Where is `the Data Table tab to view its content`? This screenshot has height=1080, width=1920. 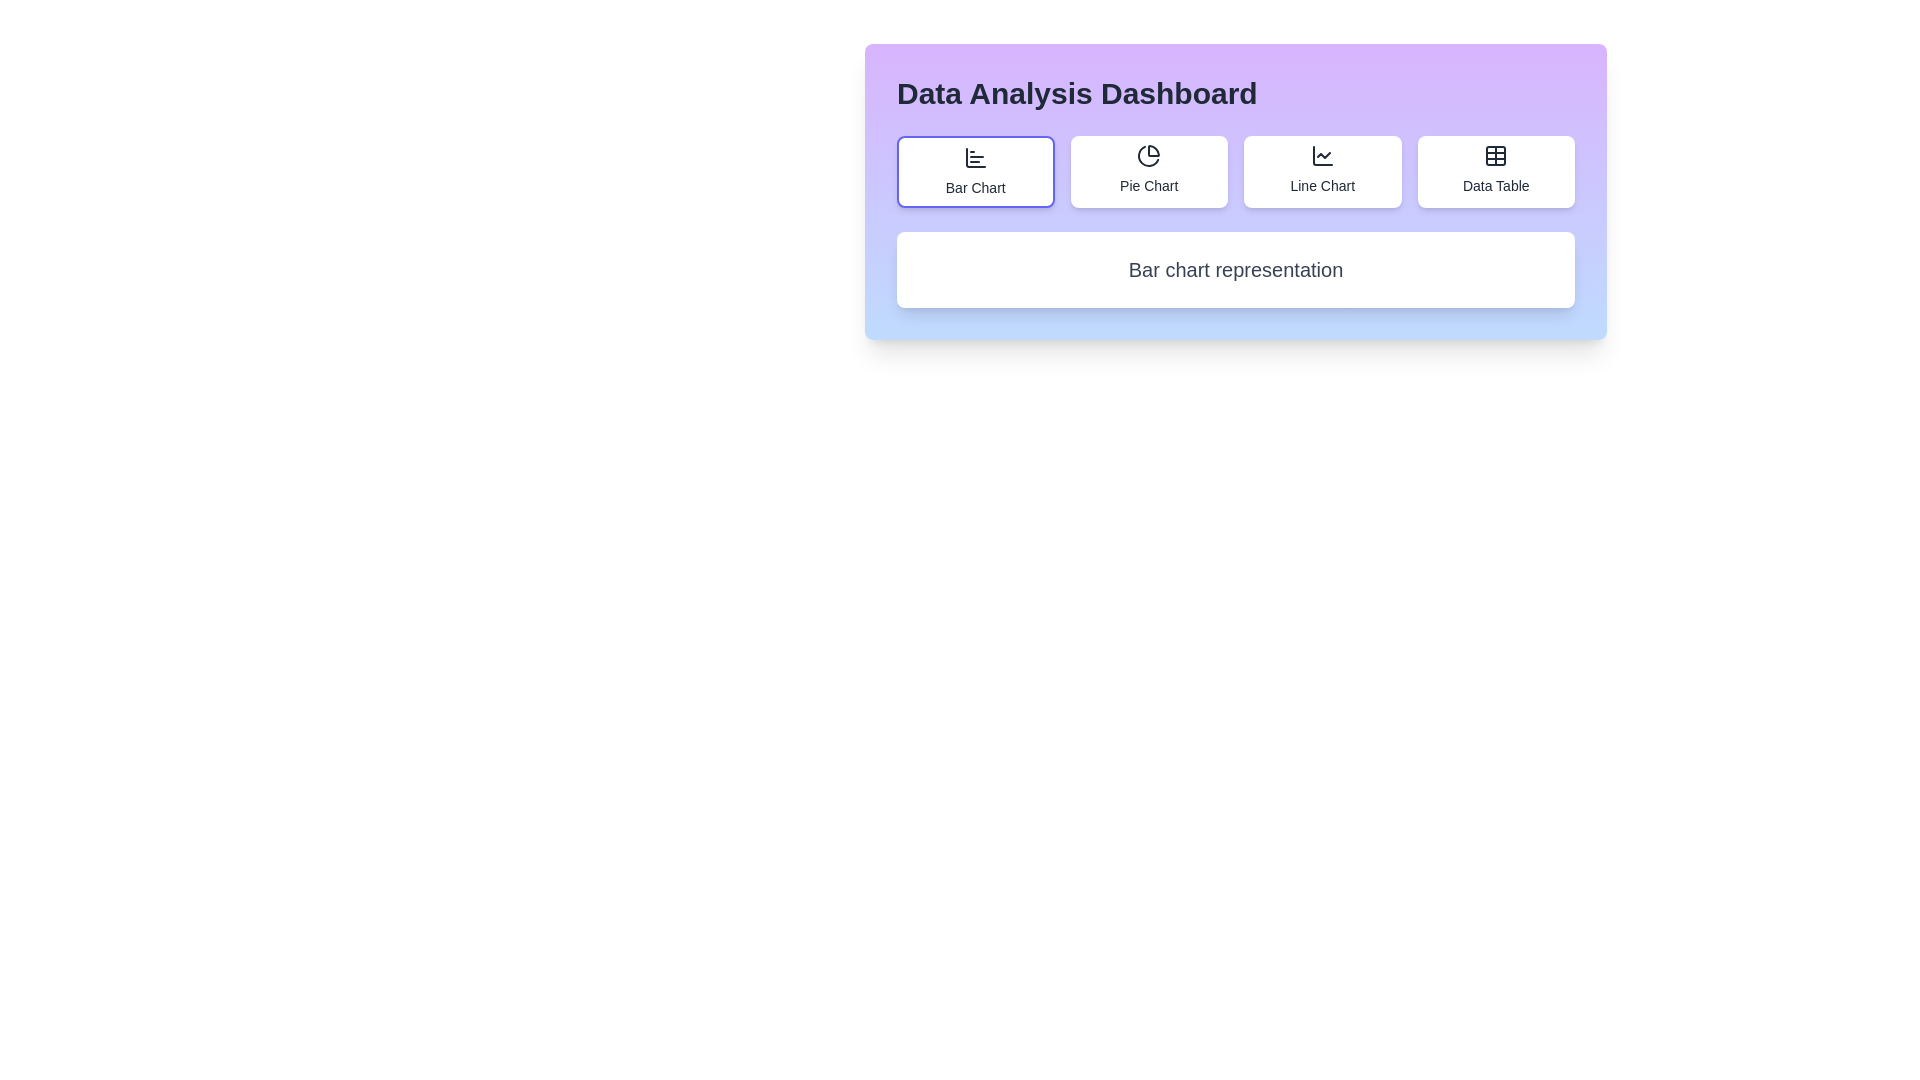 the Data Table tab to view its content is located at coordinates (1496, 171).